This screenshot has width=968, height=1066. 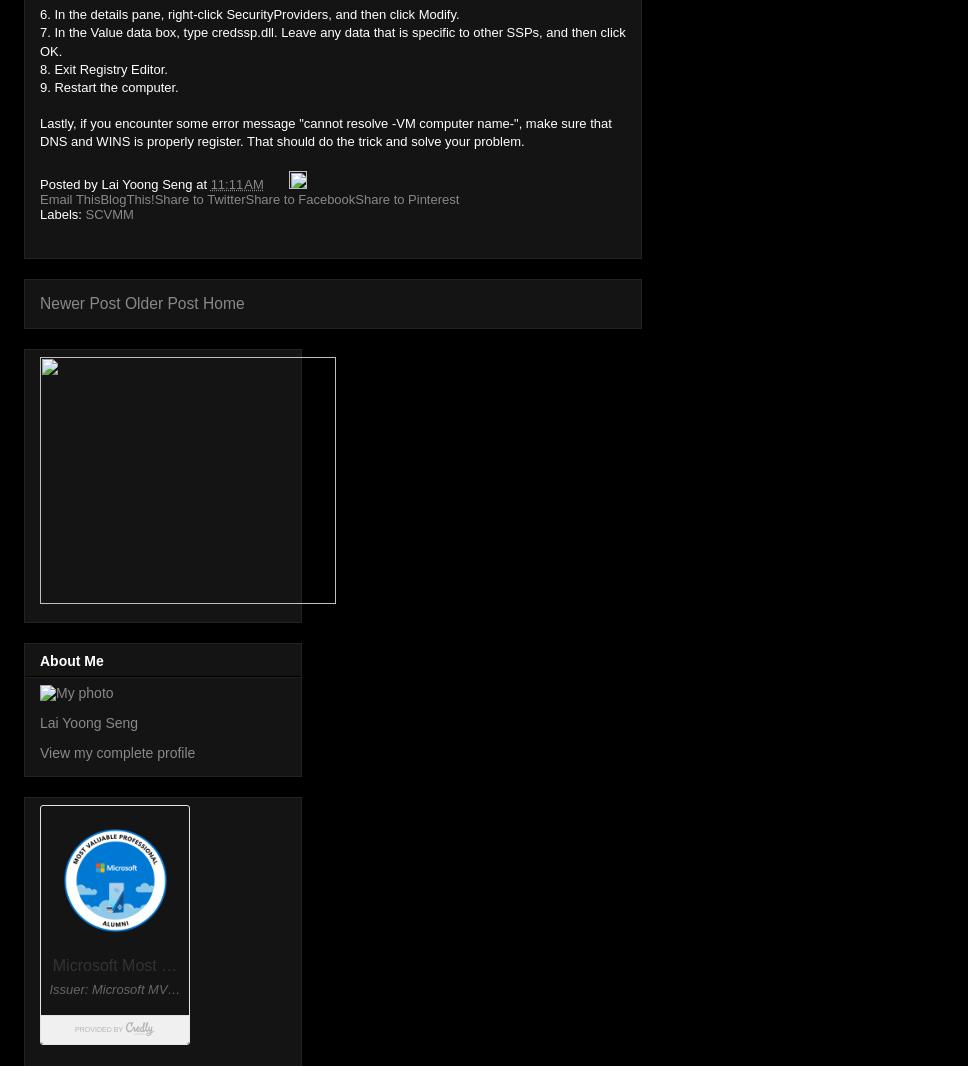 What do you see at coordinates (108, 213) in the screenshot?
I see `'SCVMM'` at bounding box center [108, 213].